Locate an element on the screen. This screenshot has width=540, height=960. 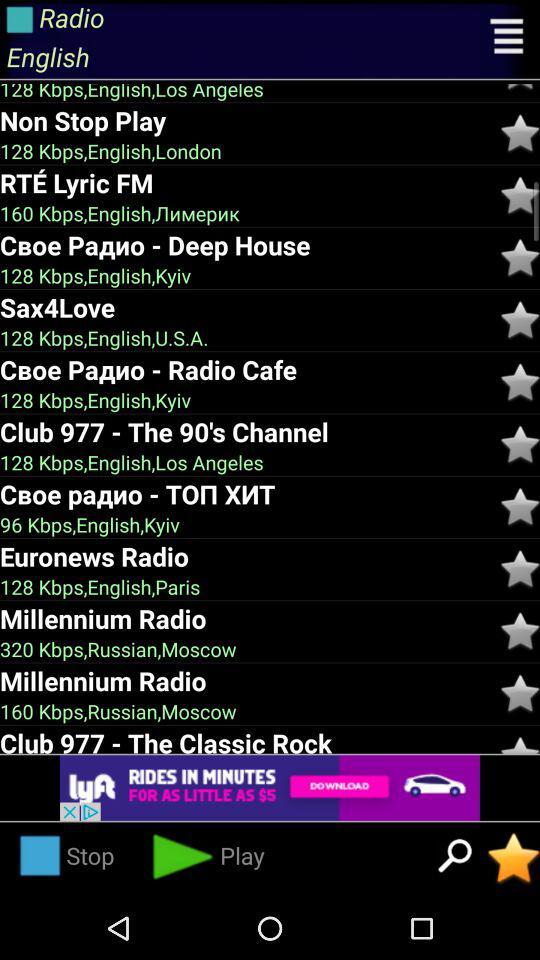
click the star option is located at coordinates (520, 444).